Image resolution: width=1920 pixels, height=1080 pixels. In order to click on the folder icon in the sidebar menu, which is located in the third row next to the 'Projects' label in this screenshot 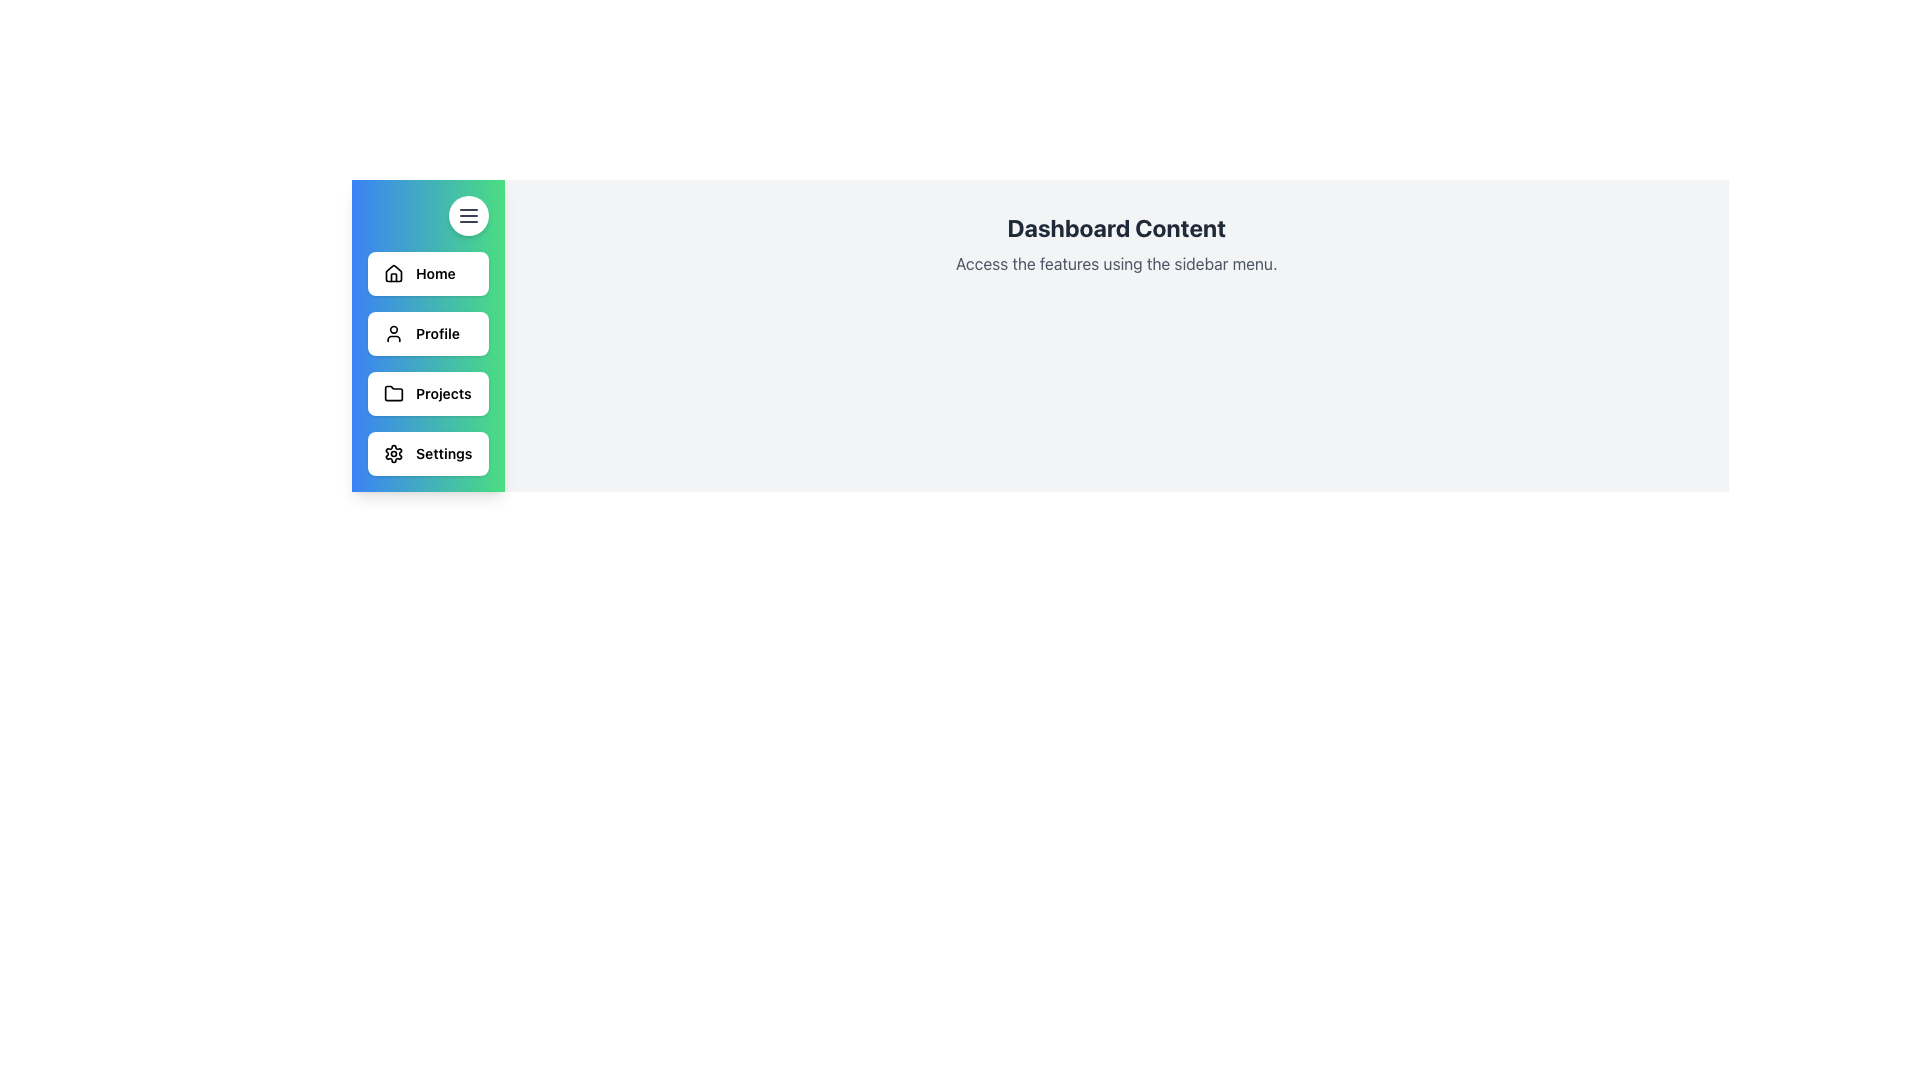, I will do `click(393, 393)`.